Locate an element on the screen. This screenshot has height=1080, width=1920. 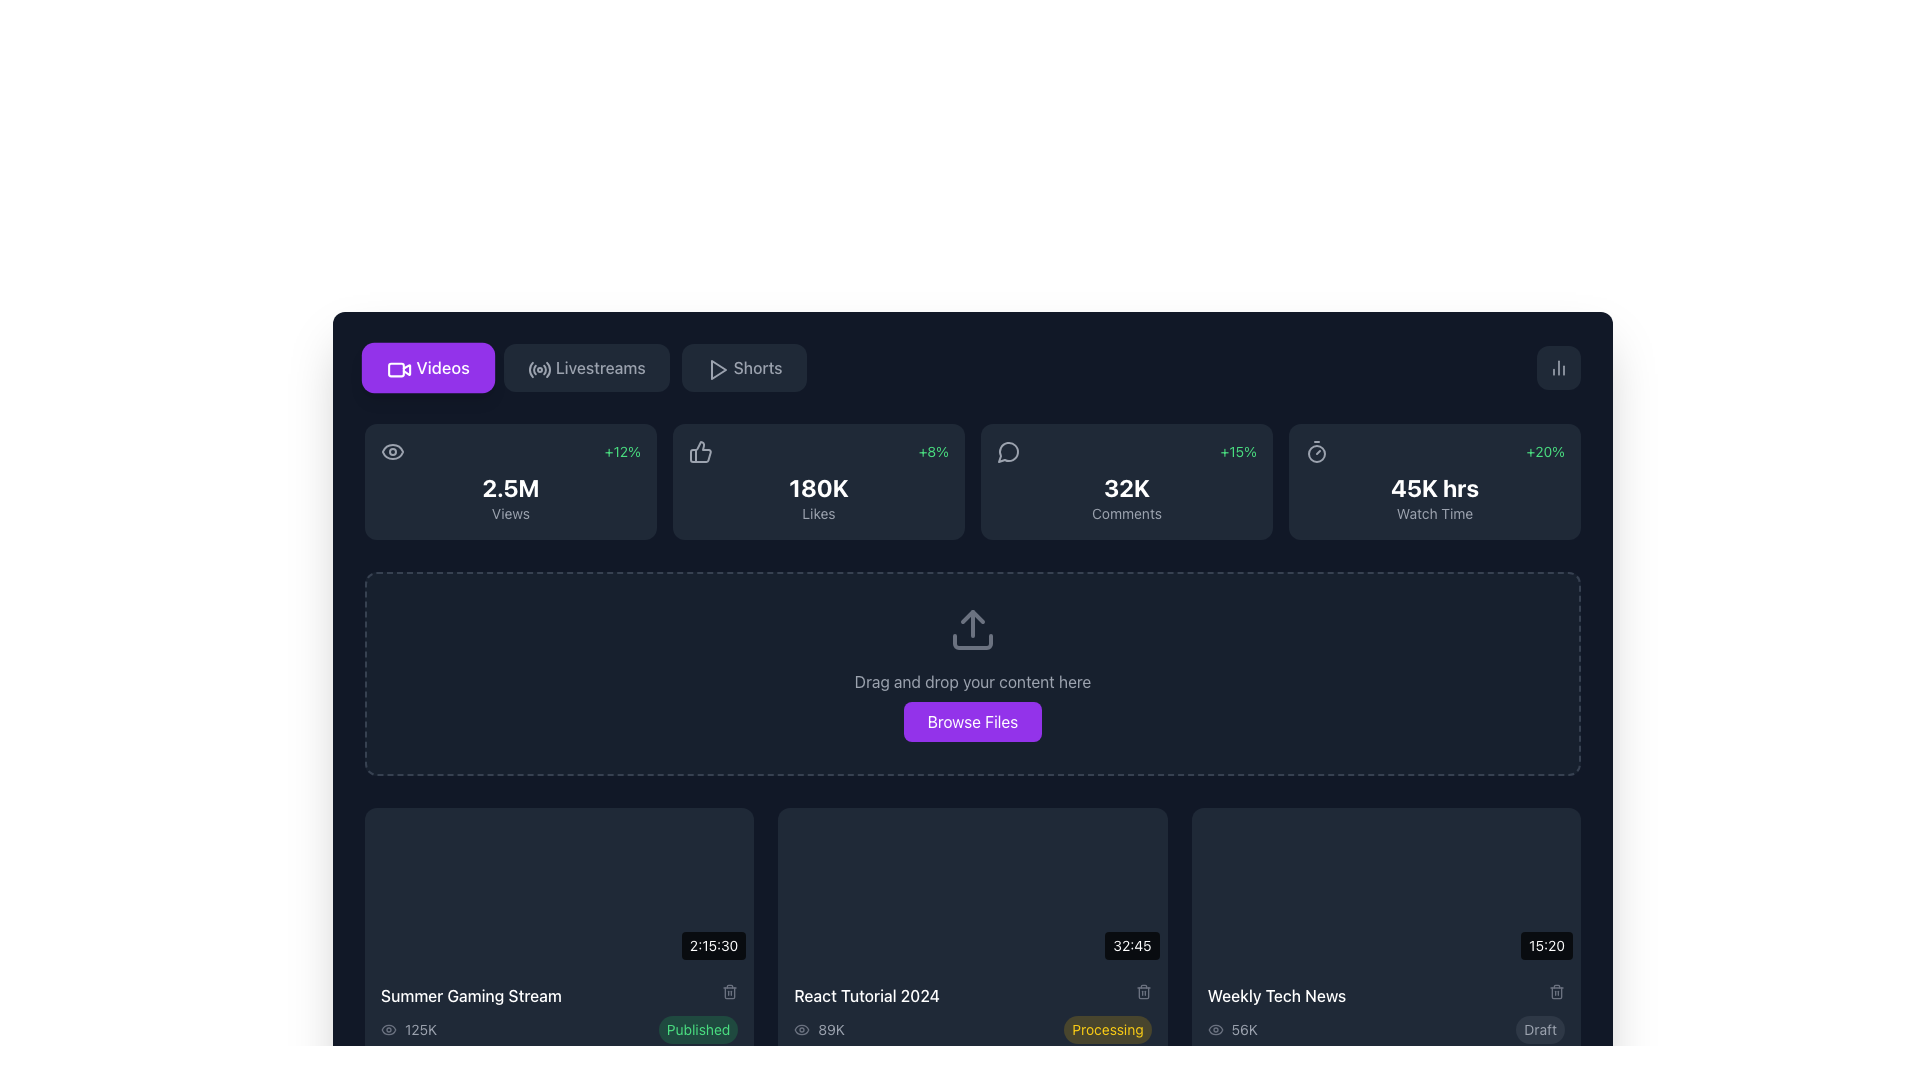
the text label displaying a percentage value, located to the right of the numerical figure '32K' in the top section of the interface is located at coordinates (1237, 451).